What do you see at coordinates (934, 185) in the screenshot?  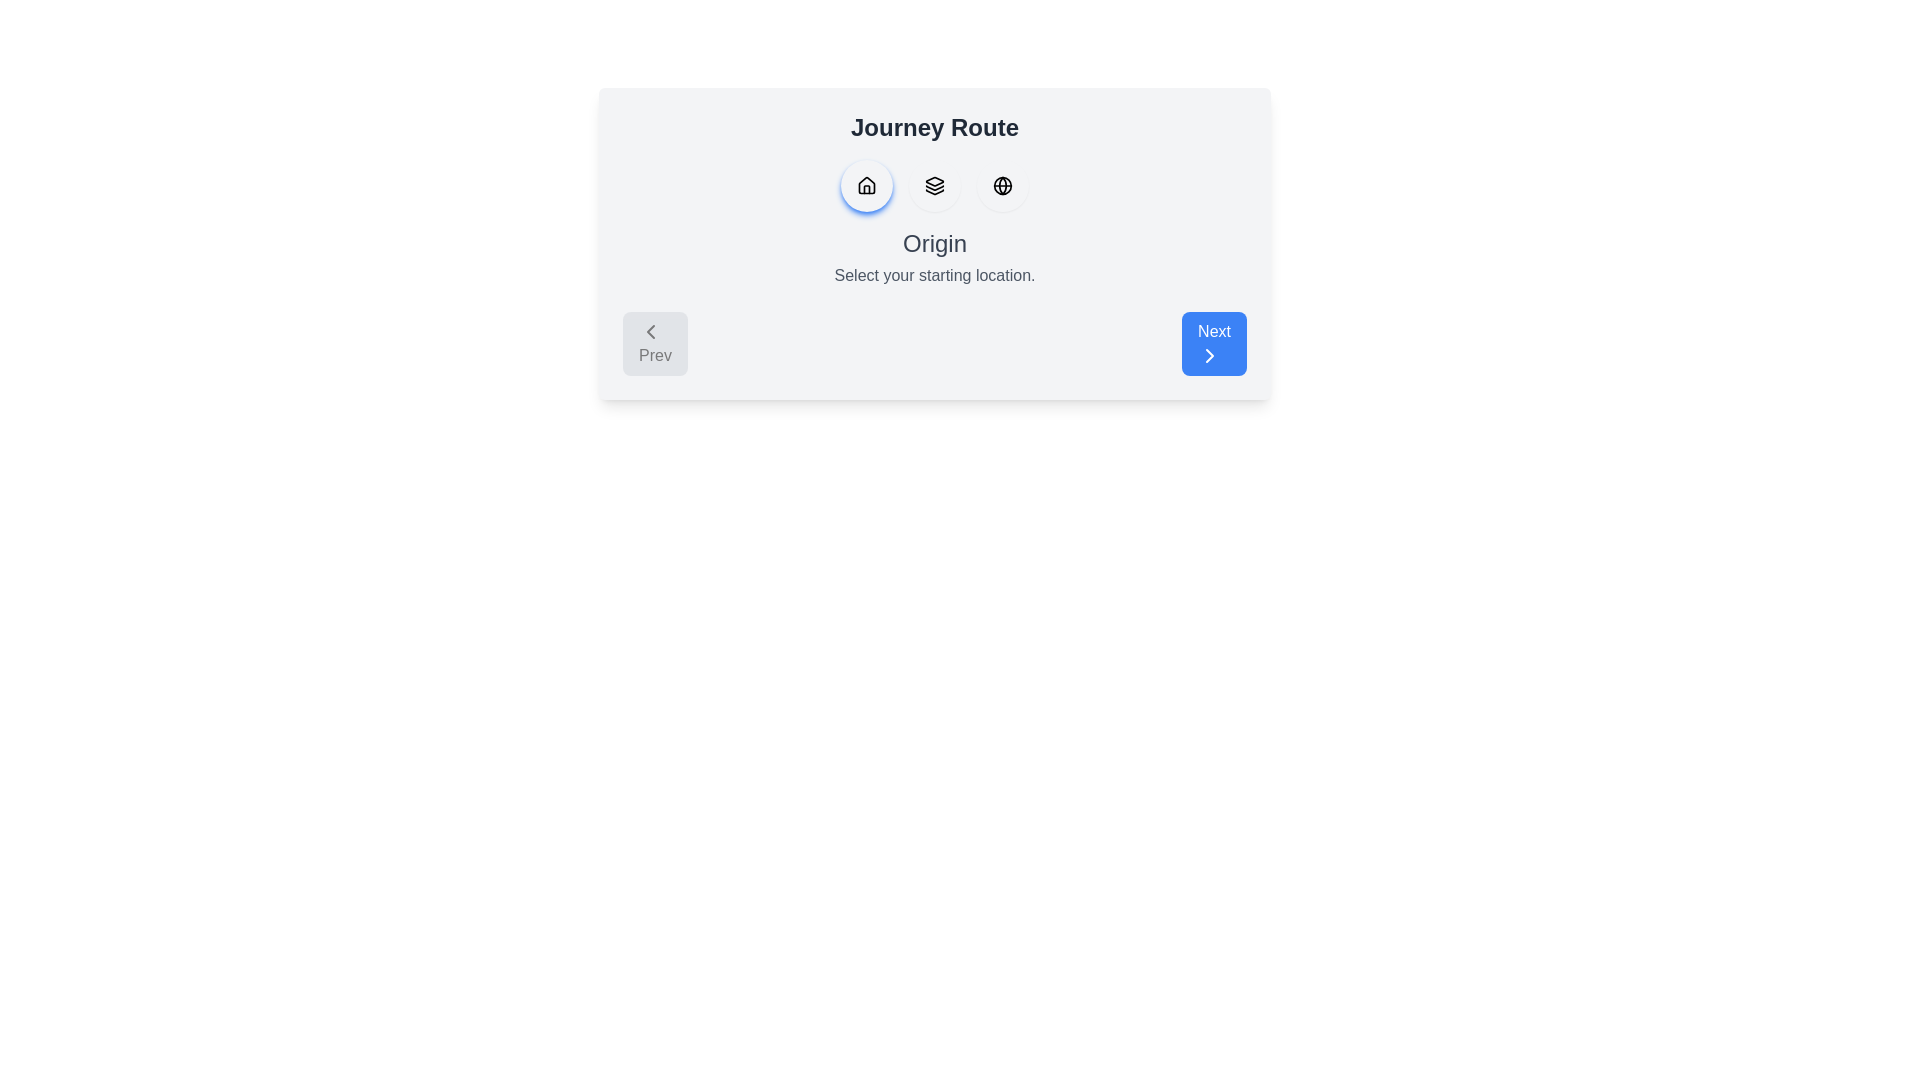 I see `the circular icon button with a stacked layers symbol inside, located at the center of the interface under the header 'Journey Route'` at bounding box center [934, 185].